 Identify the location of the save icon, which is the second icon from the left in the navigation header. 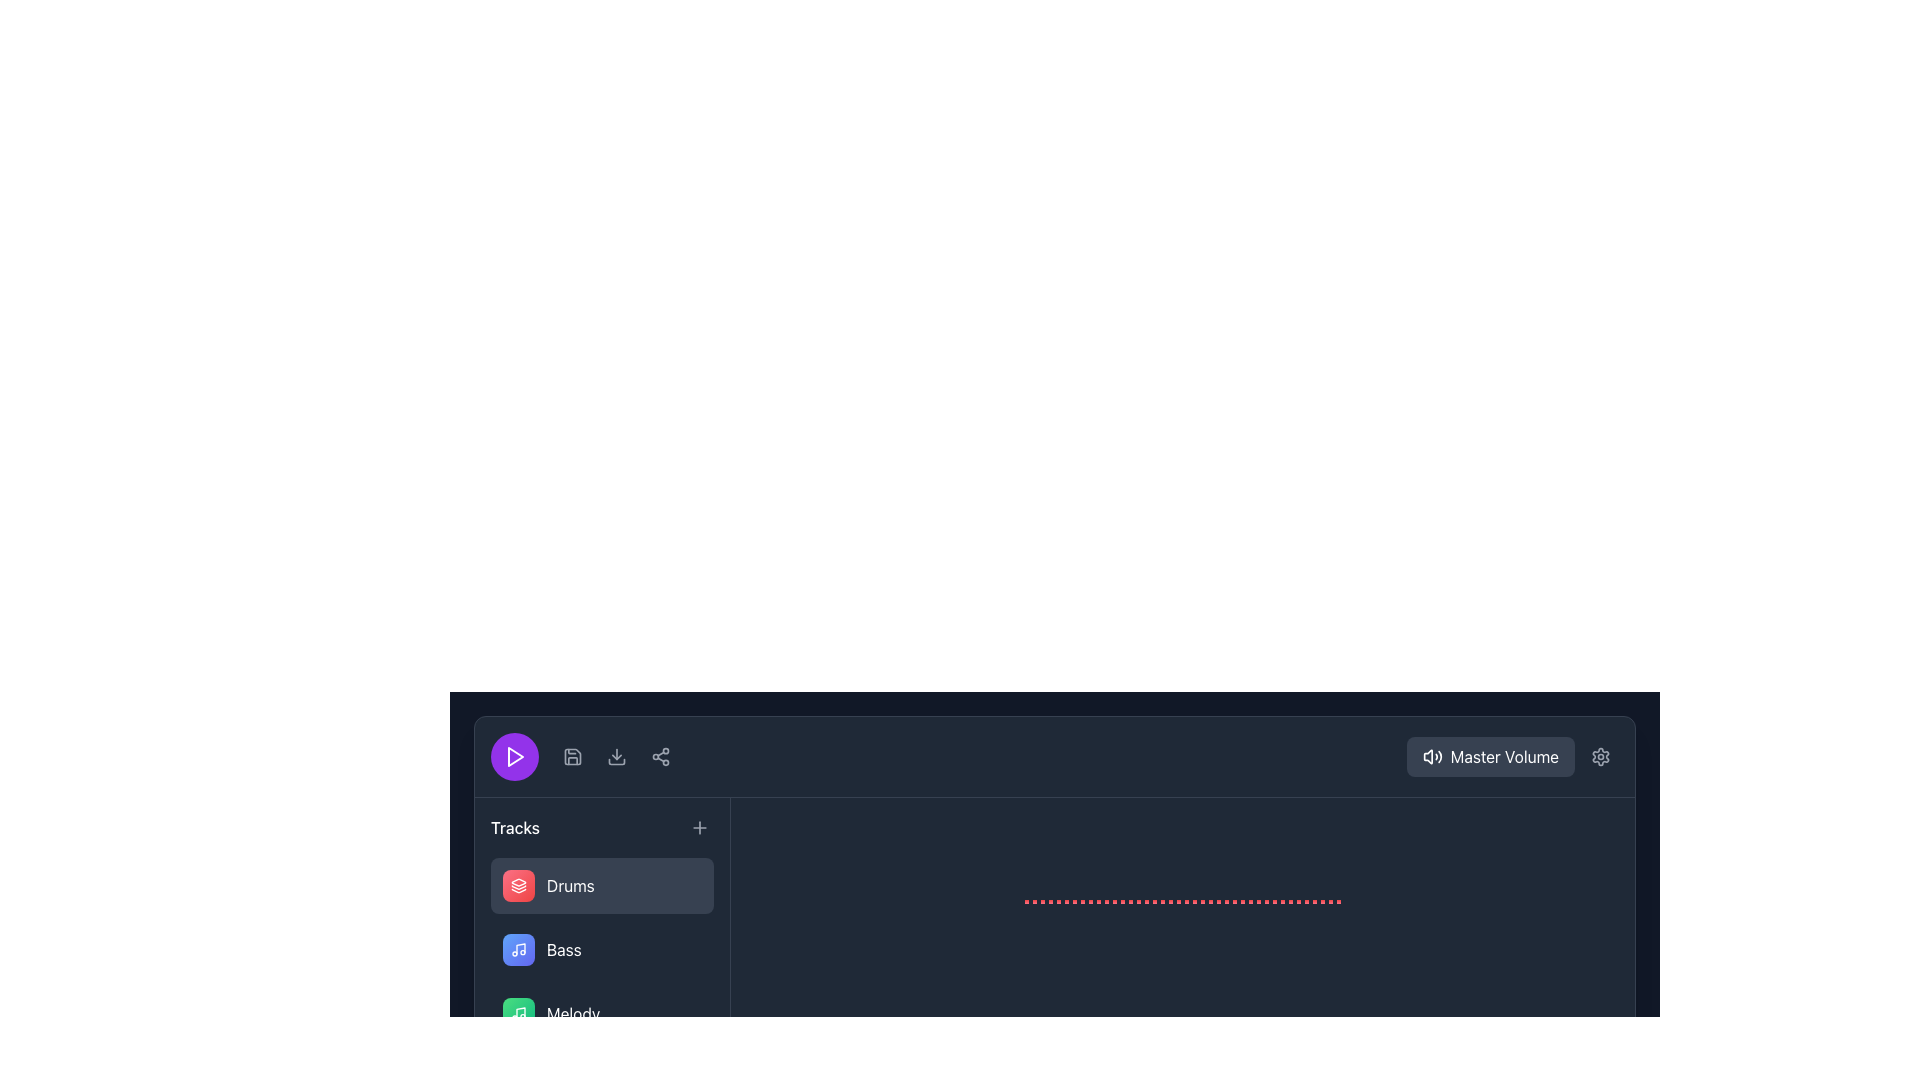
(571, 756).